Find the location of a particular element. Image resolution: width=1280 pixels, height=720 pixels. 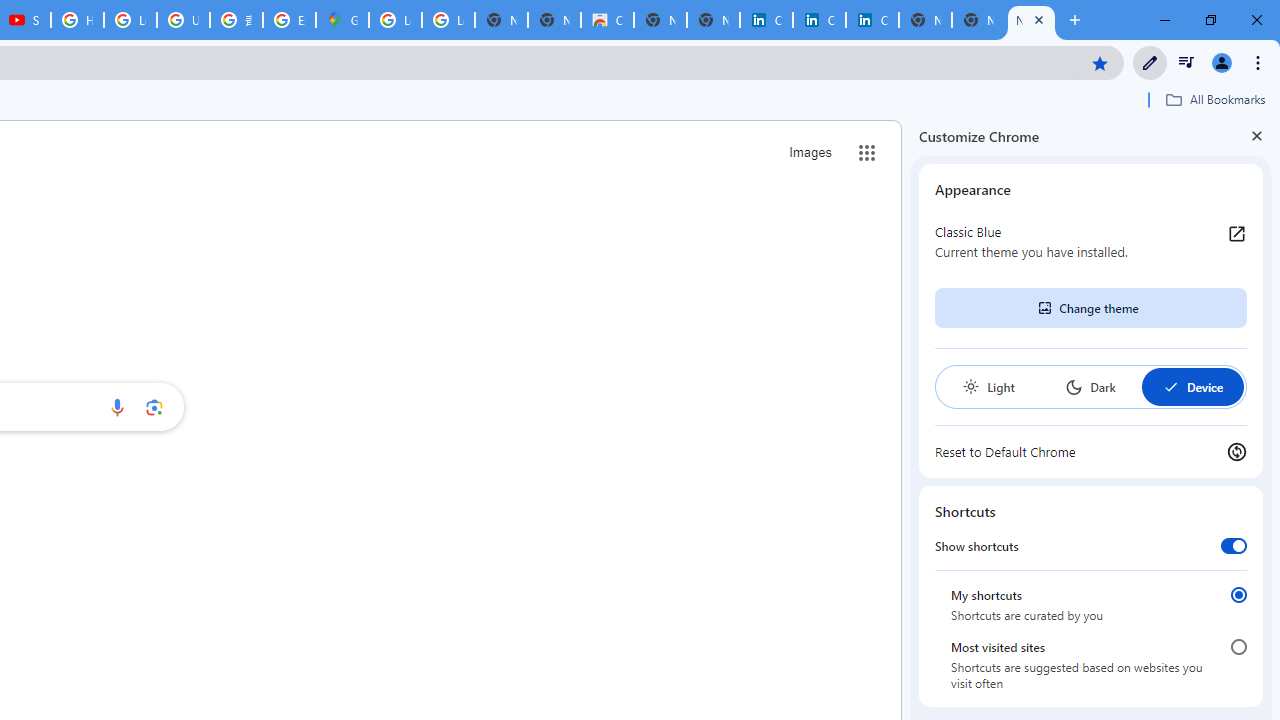

'Cookie Policy | LinkedIn' is located at coordinates (765, 20).